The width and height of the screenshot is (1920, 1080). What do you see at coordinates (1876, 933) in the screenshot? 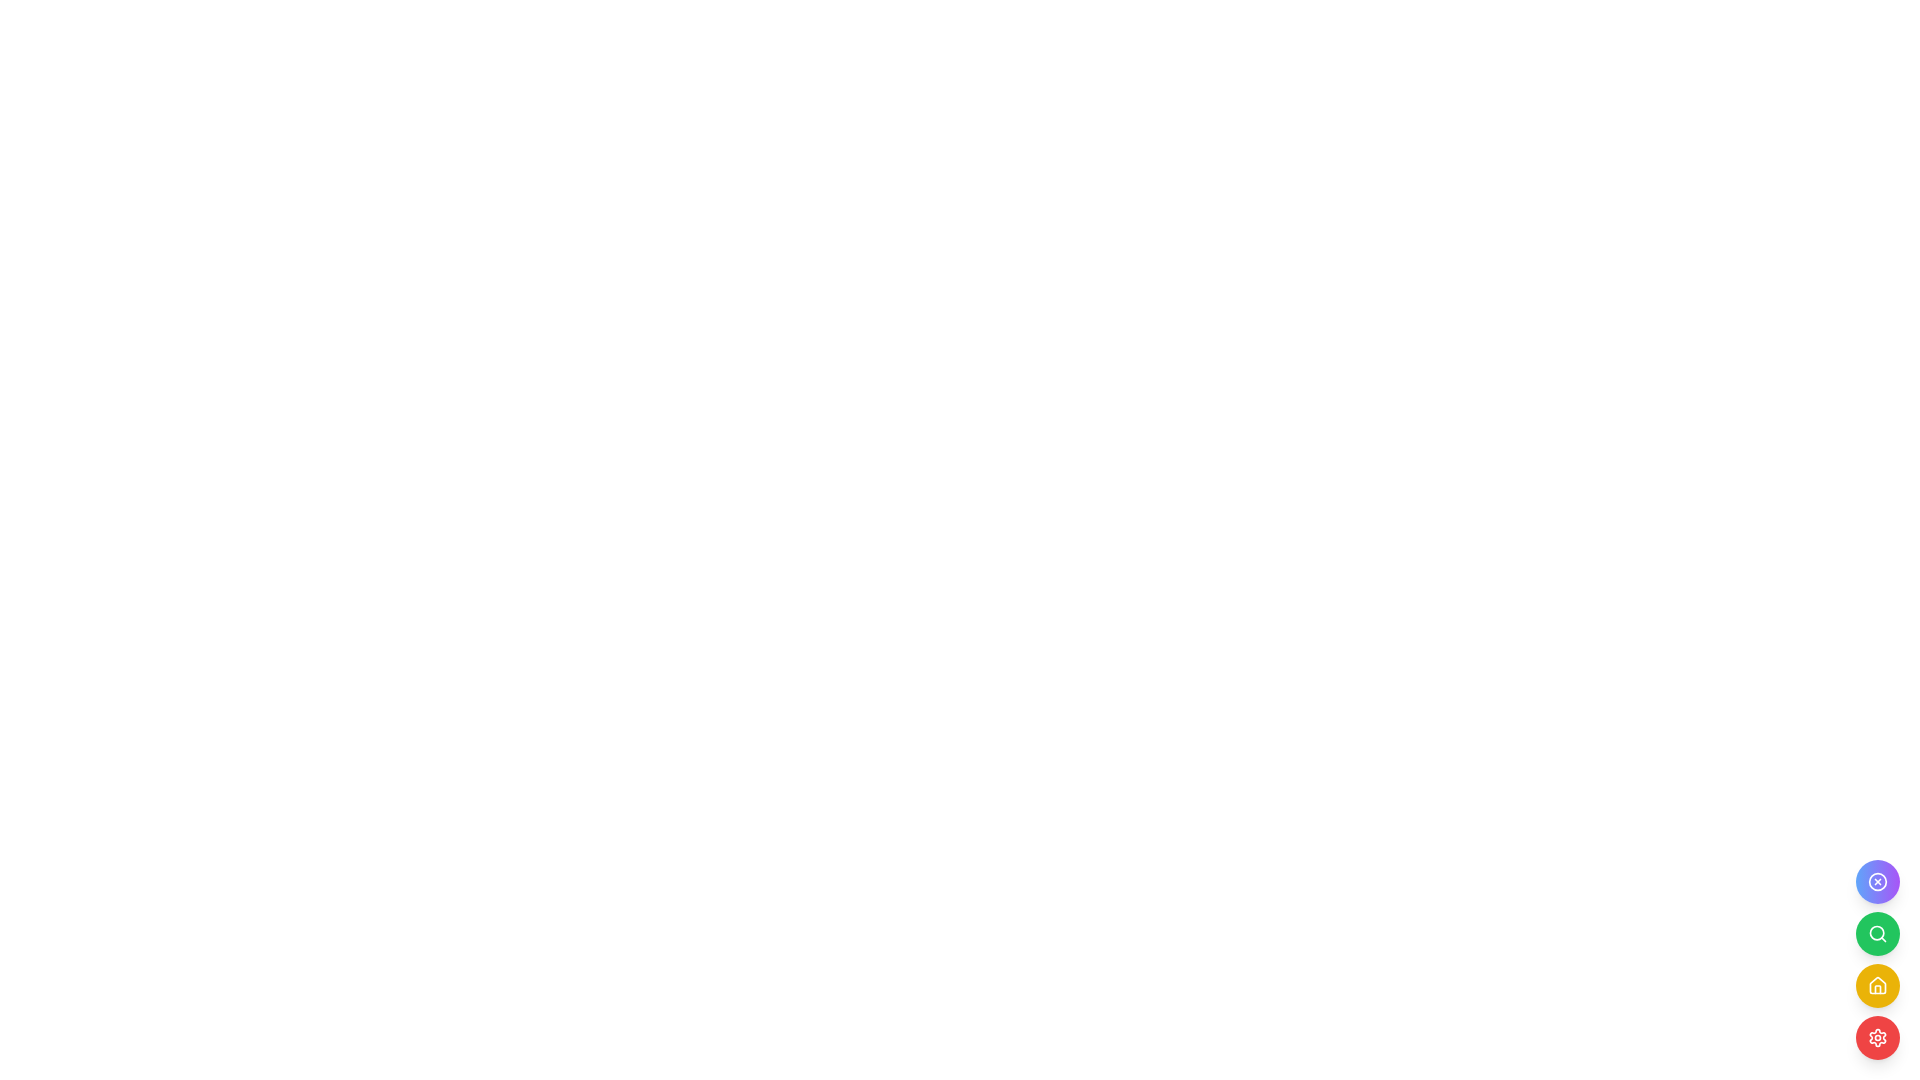
I see `the second button from the top in a vertical column of four interactive round buttons located near the bottom right corner of the interface` at bounding box center [1876, 933].